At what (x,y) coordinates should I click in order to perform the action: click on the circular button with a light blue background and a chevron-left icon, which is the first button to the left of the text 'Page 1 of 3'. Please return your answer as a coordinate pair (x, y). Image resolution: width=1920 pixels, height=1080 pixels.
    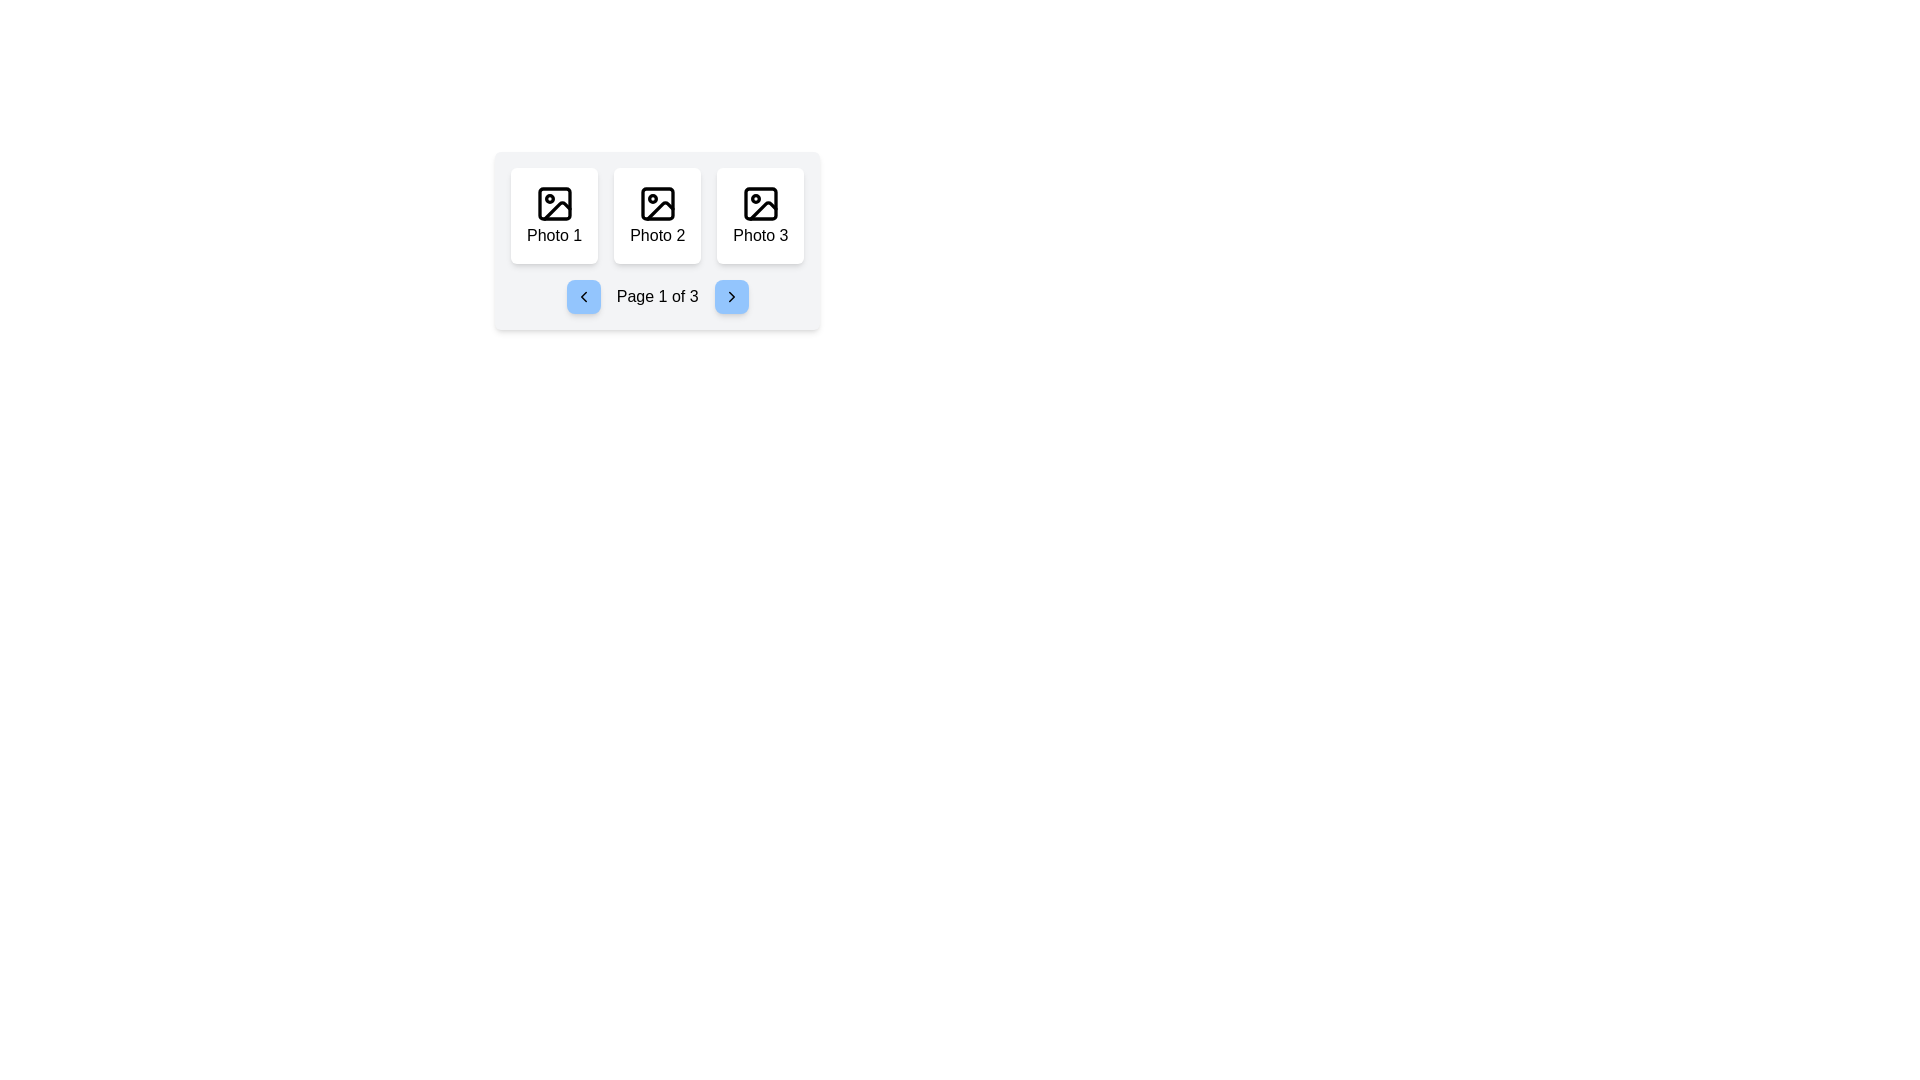
    Looking at the image, I should click on (582, 297).